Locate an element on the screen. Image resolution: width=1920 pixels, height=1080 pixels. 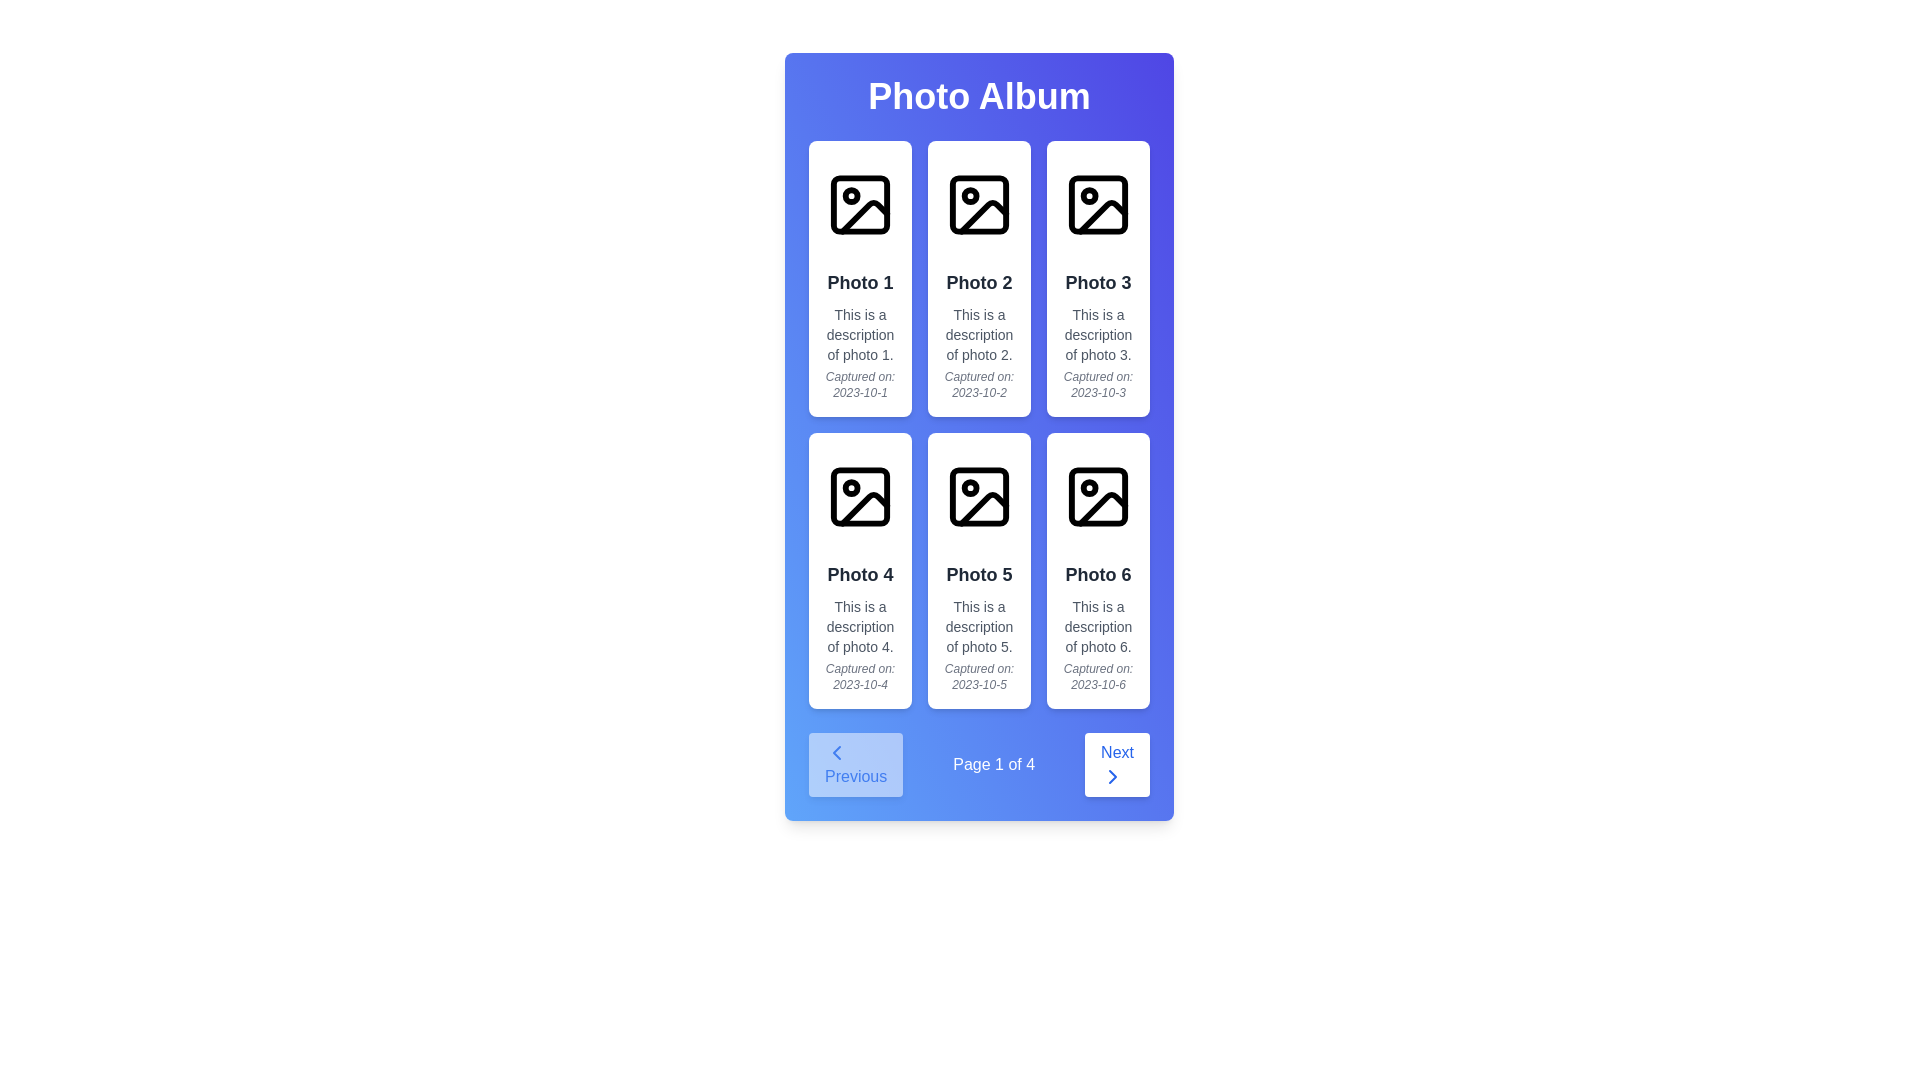
the text label displaying 'Captured on: 2023-10-1' in the bottom section of the 'Photo 1' card is located at coordinates (860, 385).